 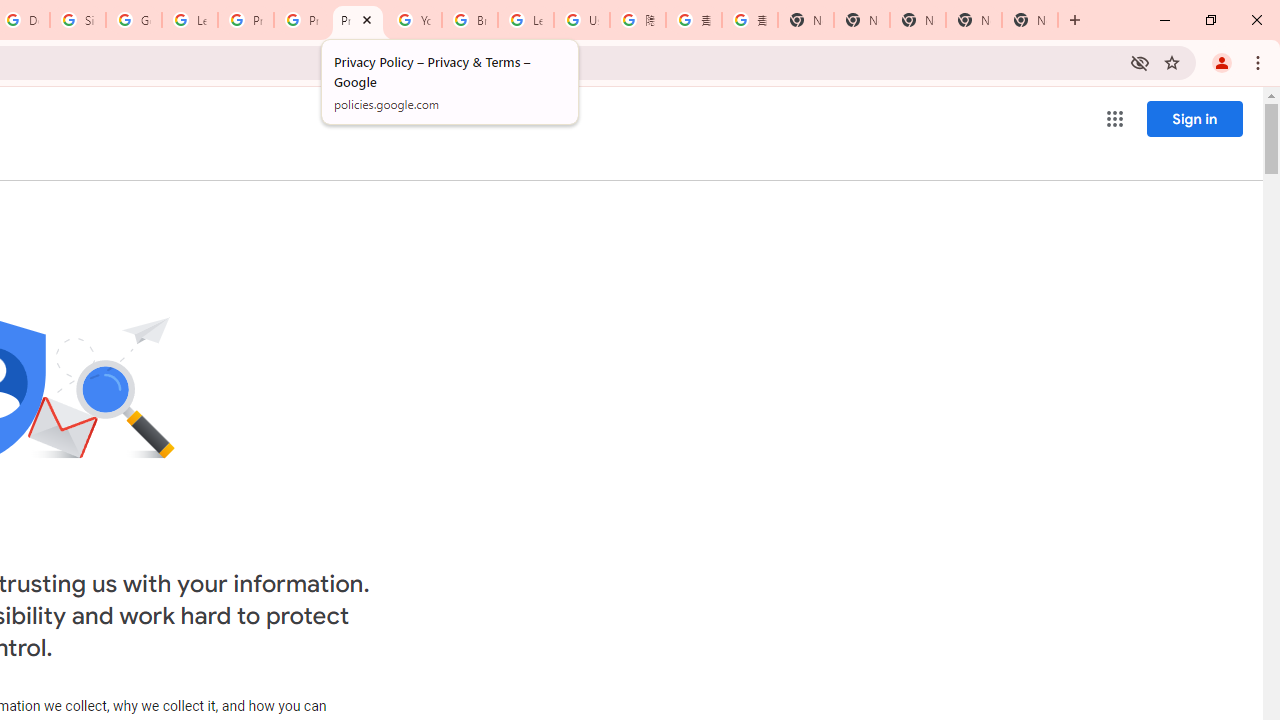 I want to click on 'Privacy Help Center - Policies Help', so click(x=244, y=20).